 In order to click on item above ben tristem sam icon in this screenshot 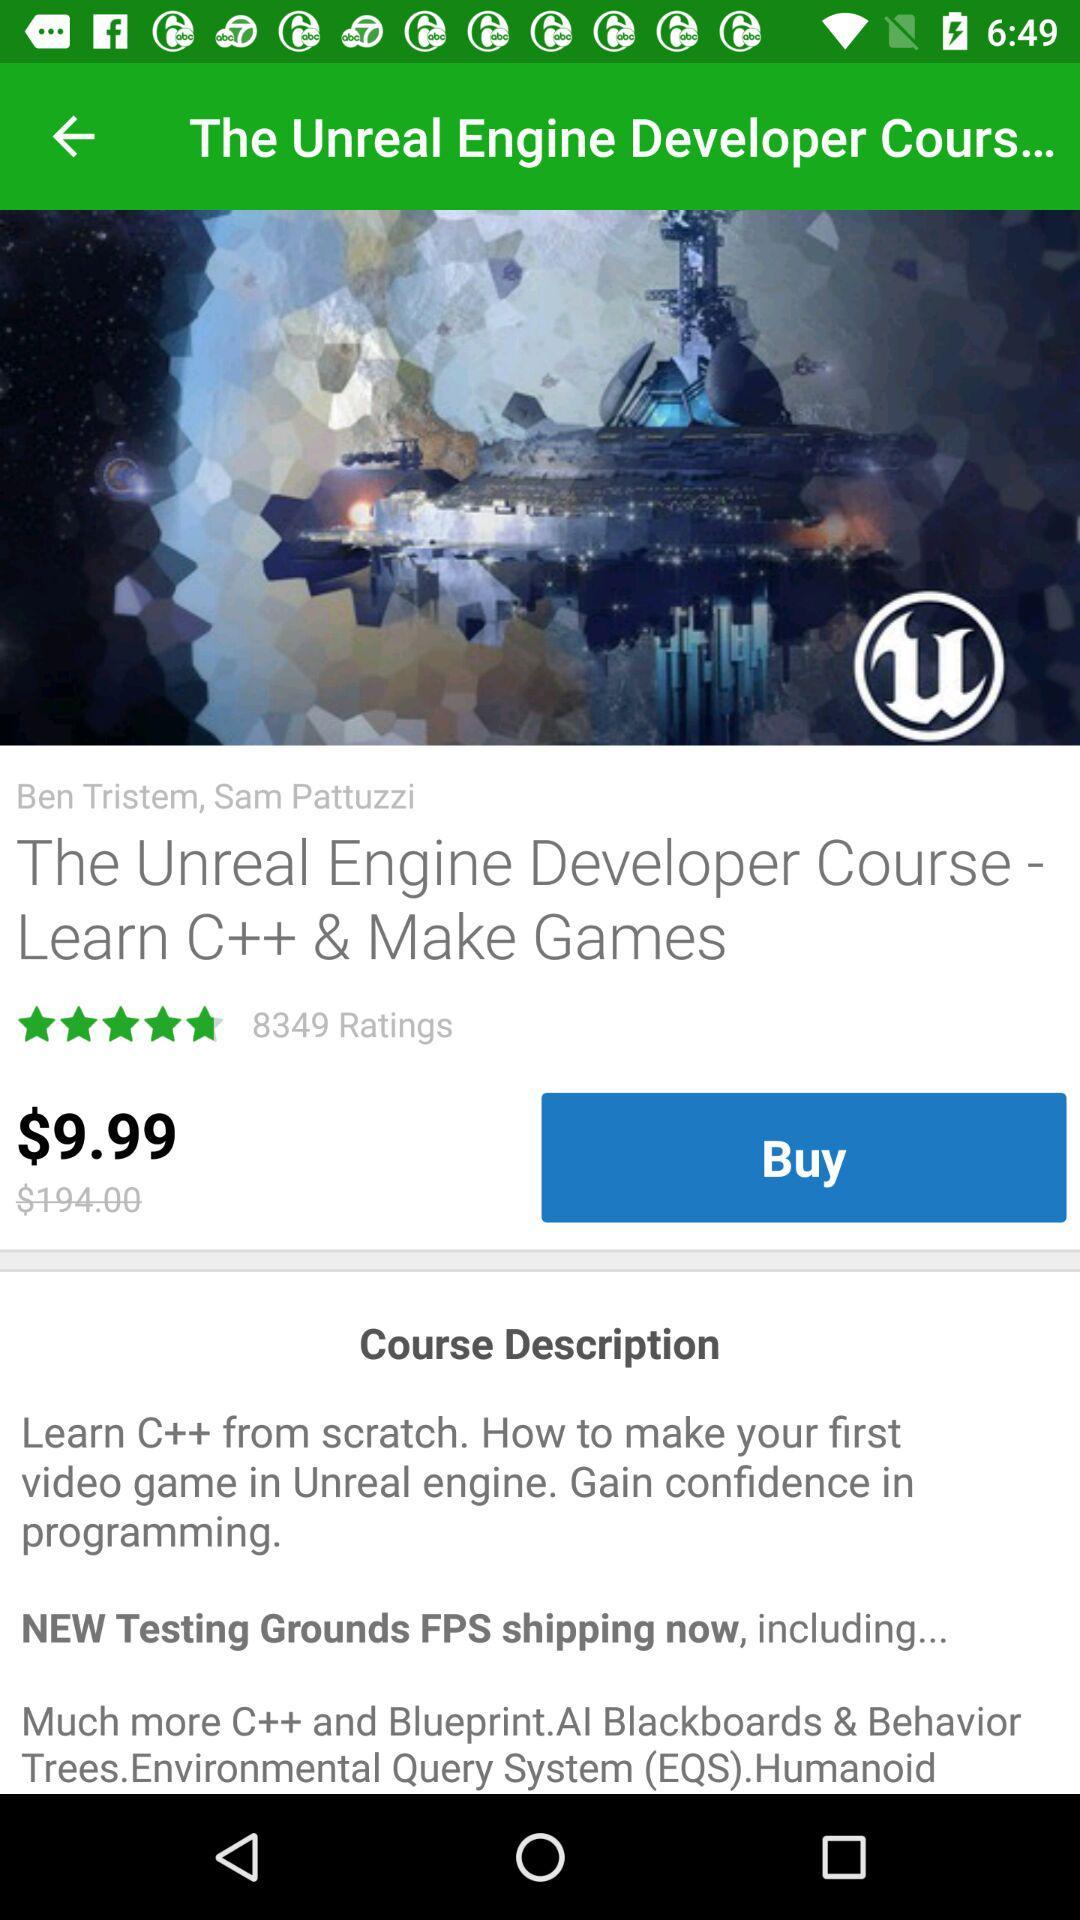, I will do `click(540, 476)`.